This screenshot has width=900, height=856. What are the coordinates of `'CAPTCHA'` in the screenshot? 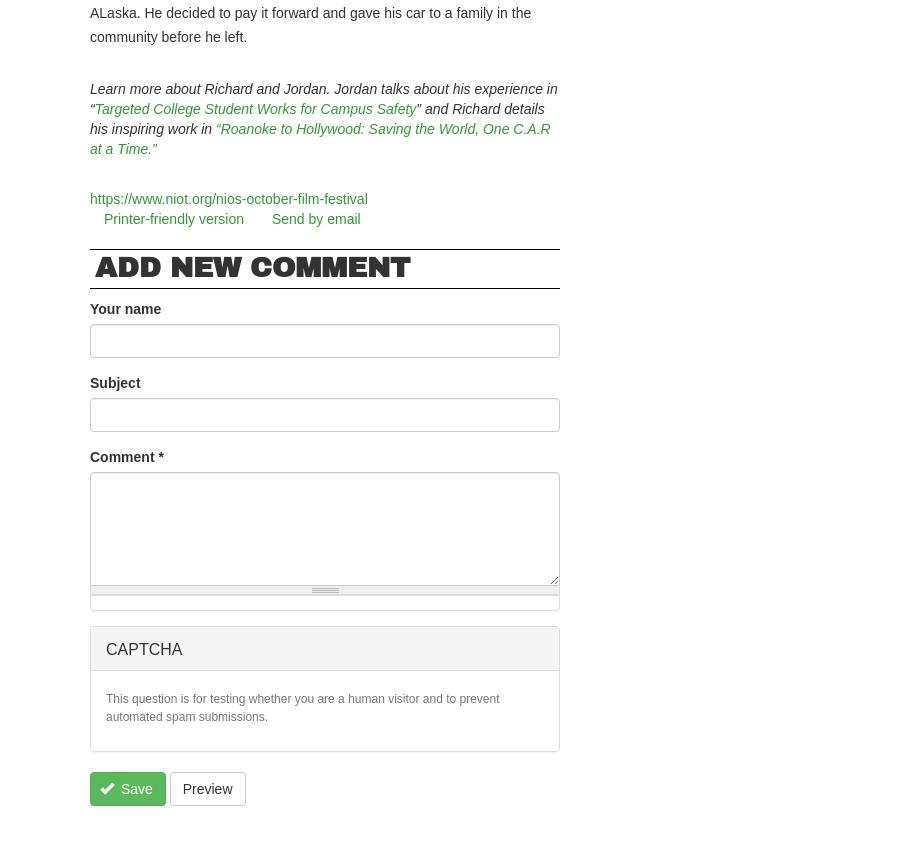 It's located at (144, 649).